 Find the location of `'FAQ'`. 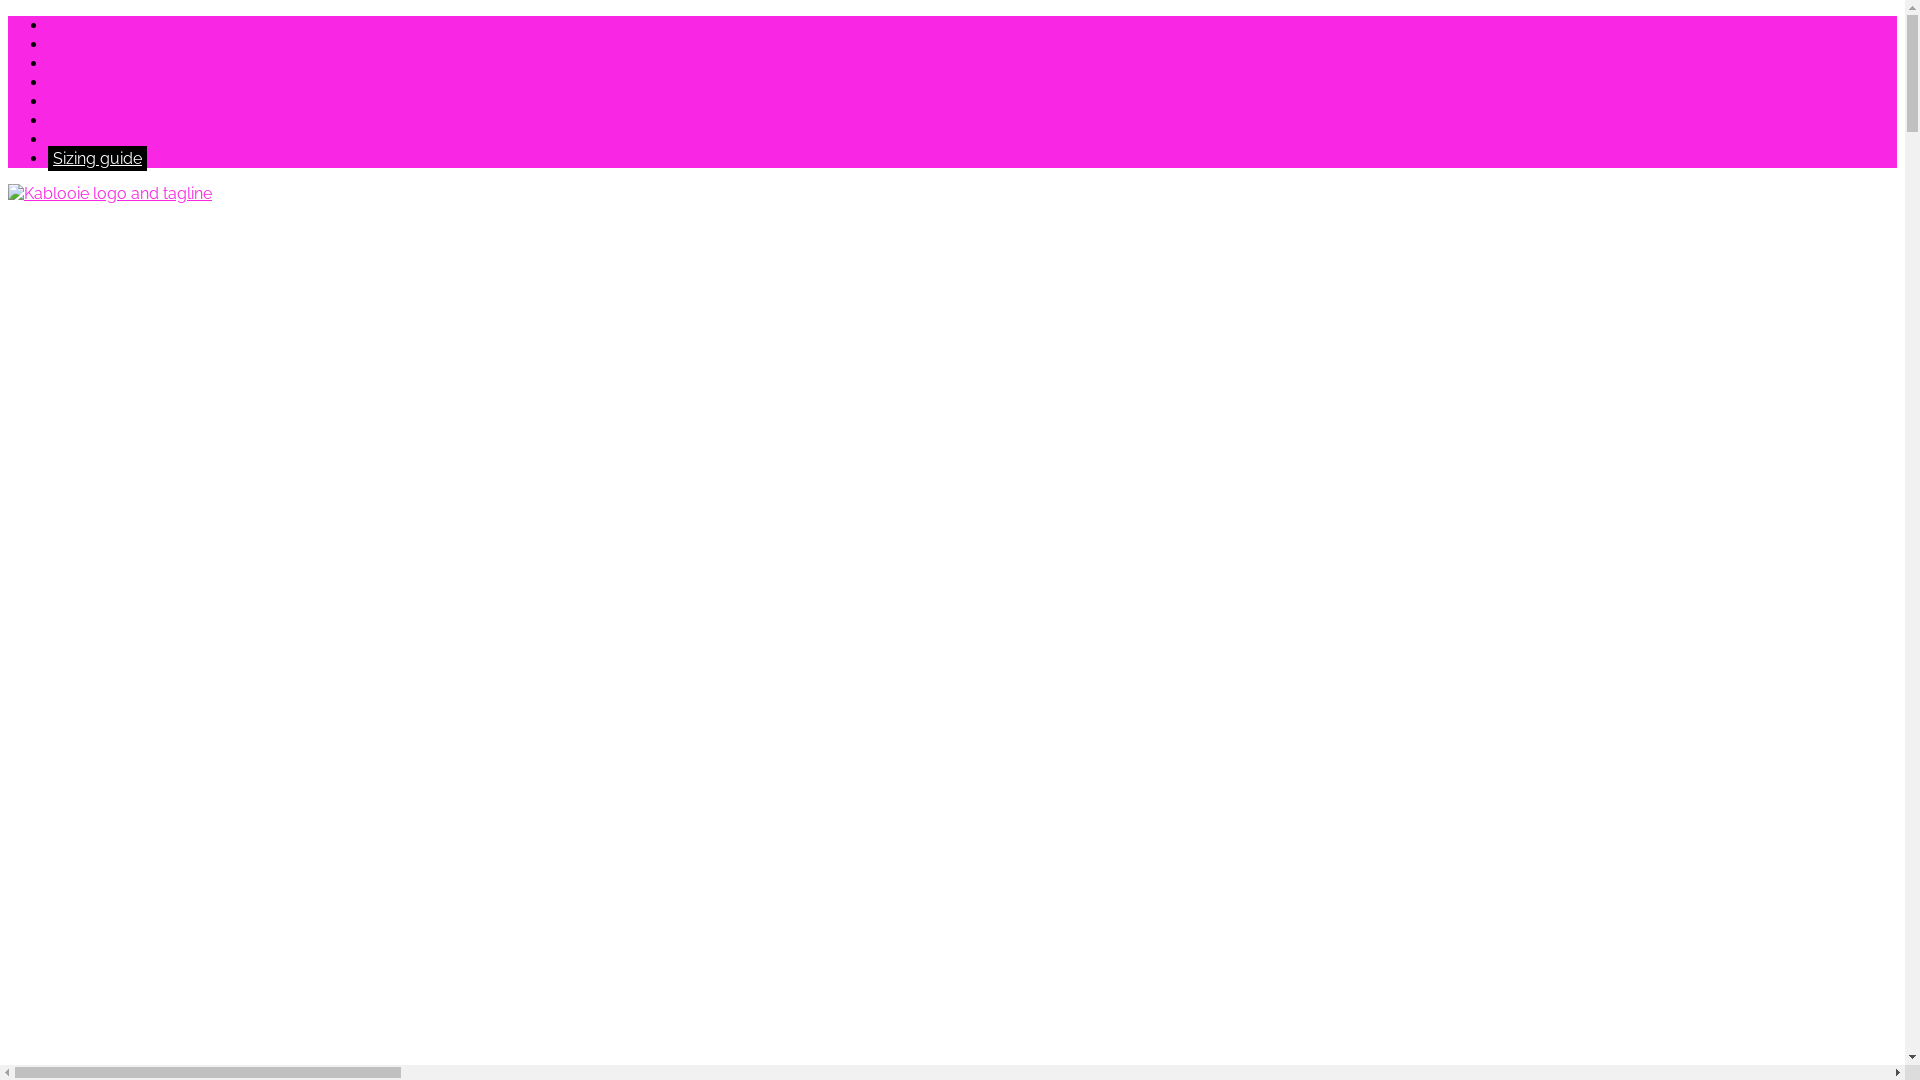

'FAQ' is located at coordinates (63, 81).